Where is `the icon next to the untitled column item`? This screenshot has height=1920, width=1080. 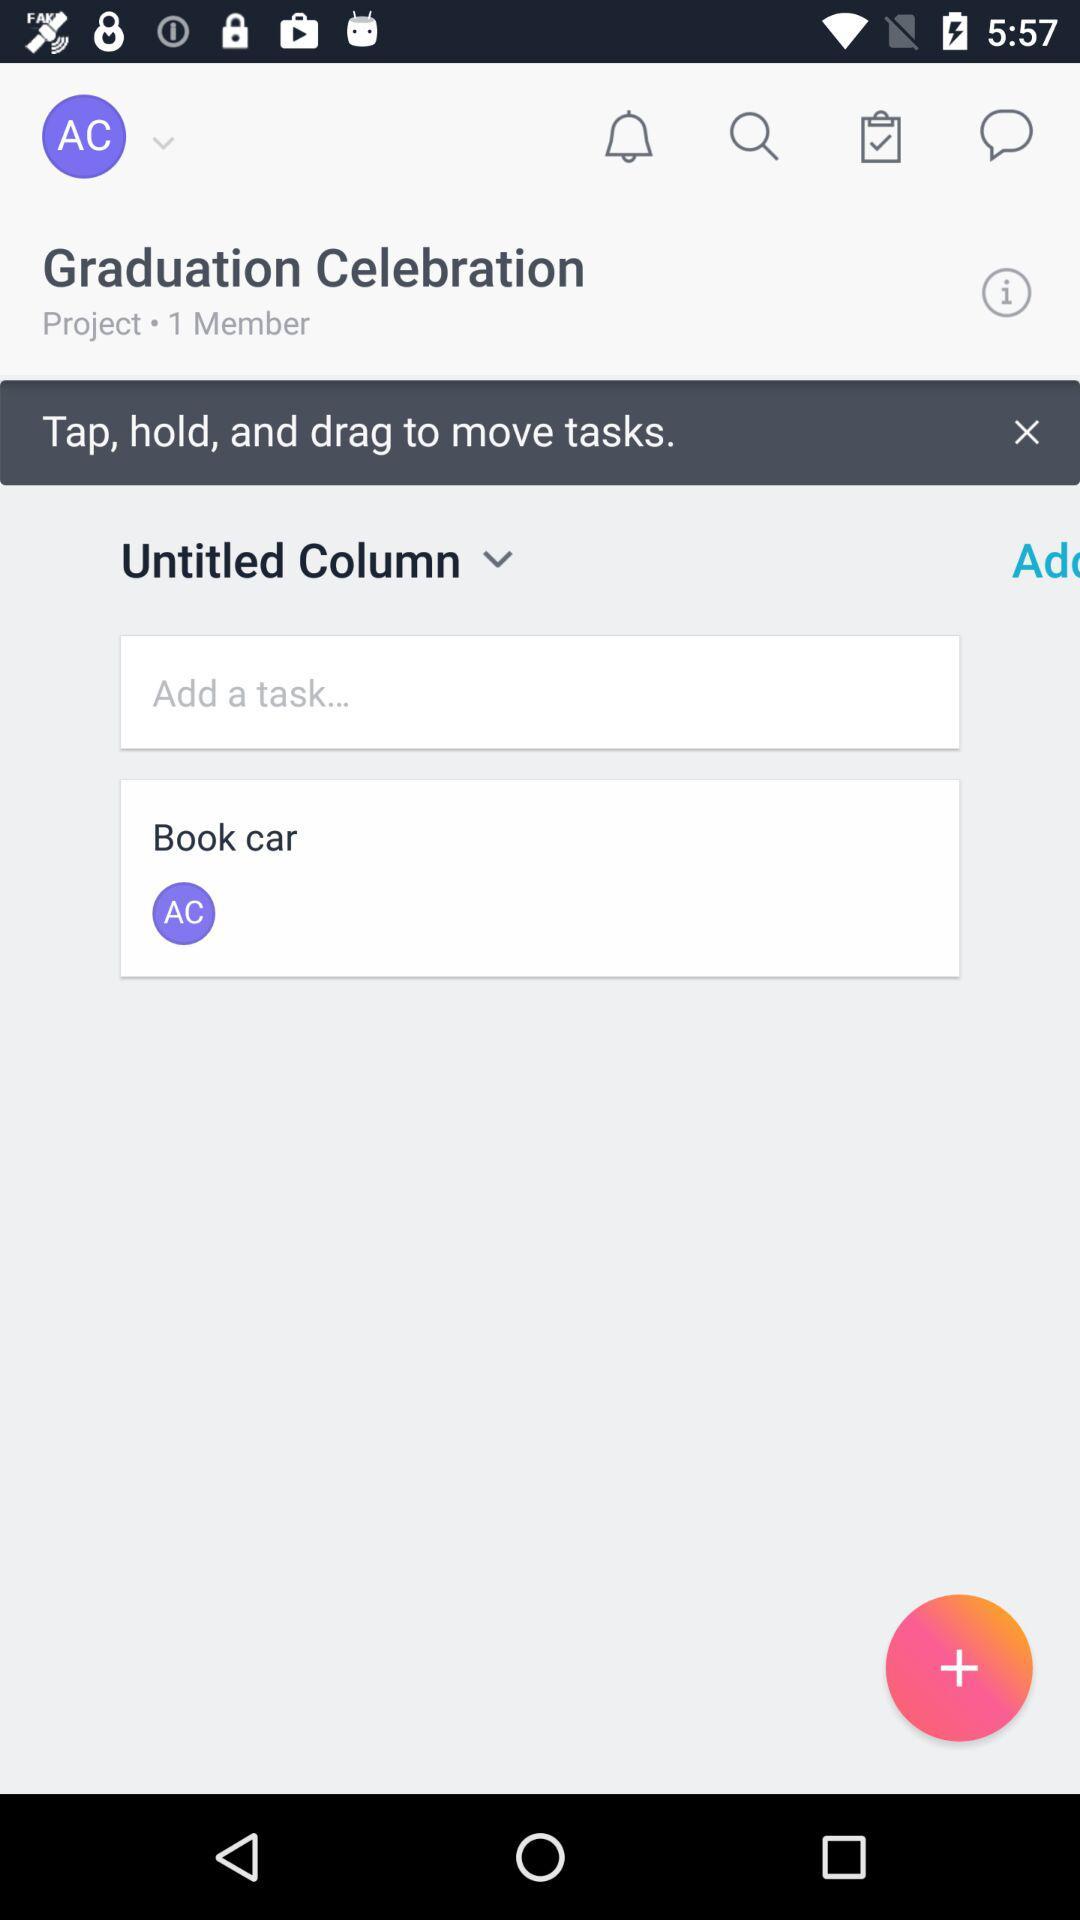 the icon next to the untitled column item is located at coordinates (496, 559).